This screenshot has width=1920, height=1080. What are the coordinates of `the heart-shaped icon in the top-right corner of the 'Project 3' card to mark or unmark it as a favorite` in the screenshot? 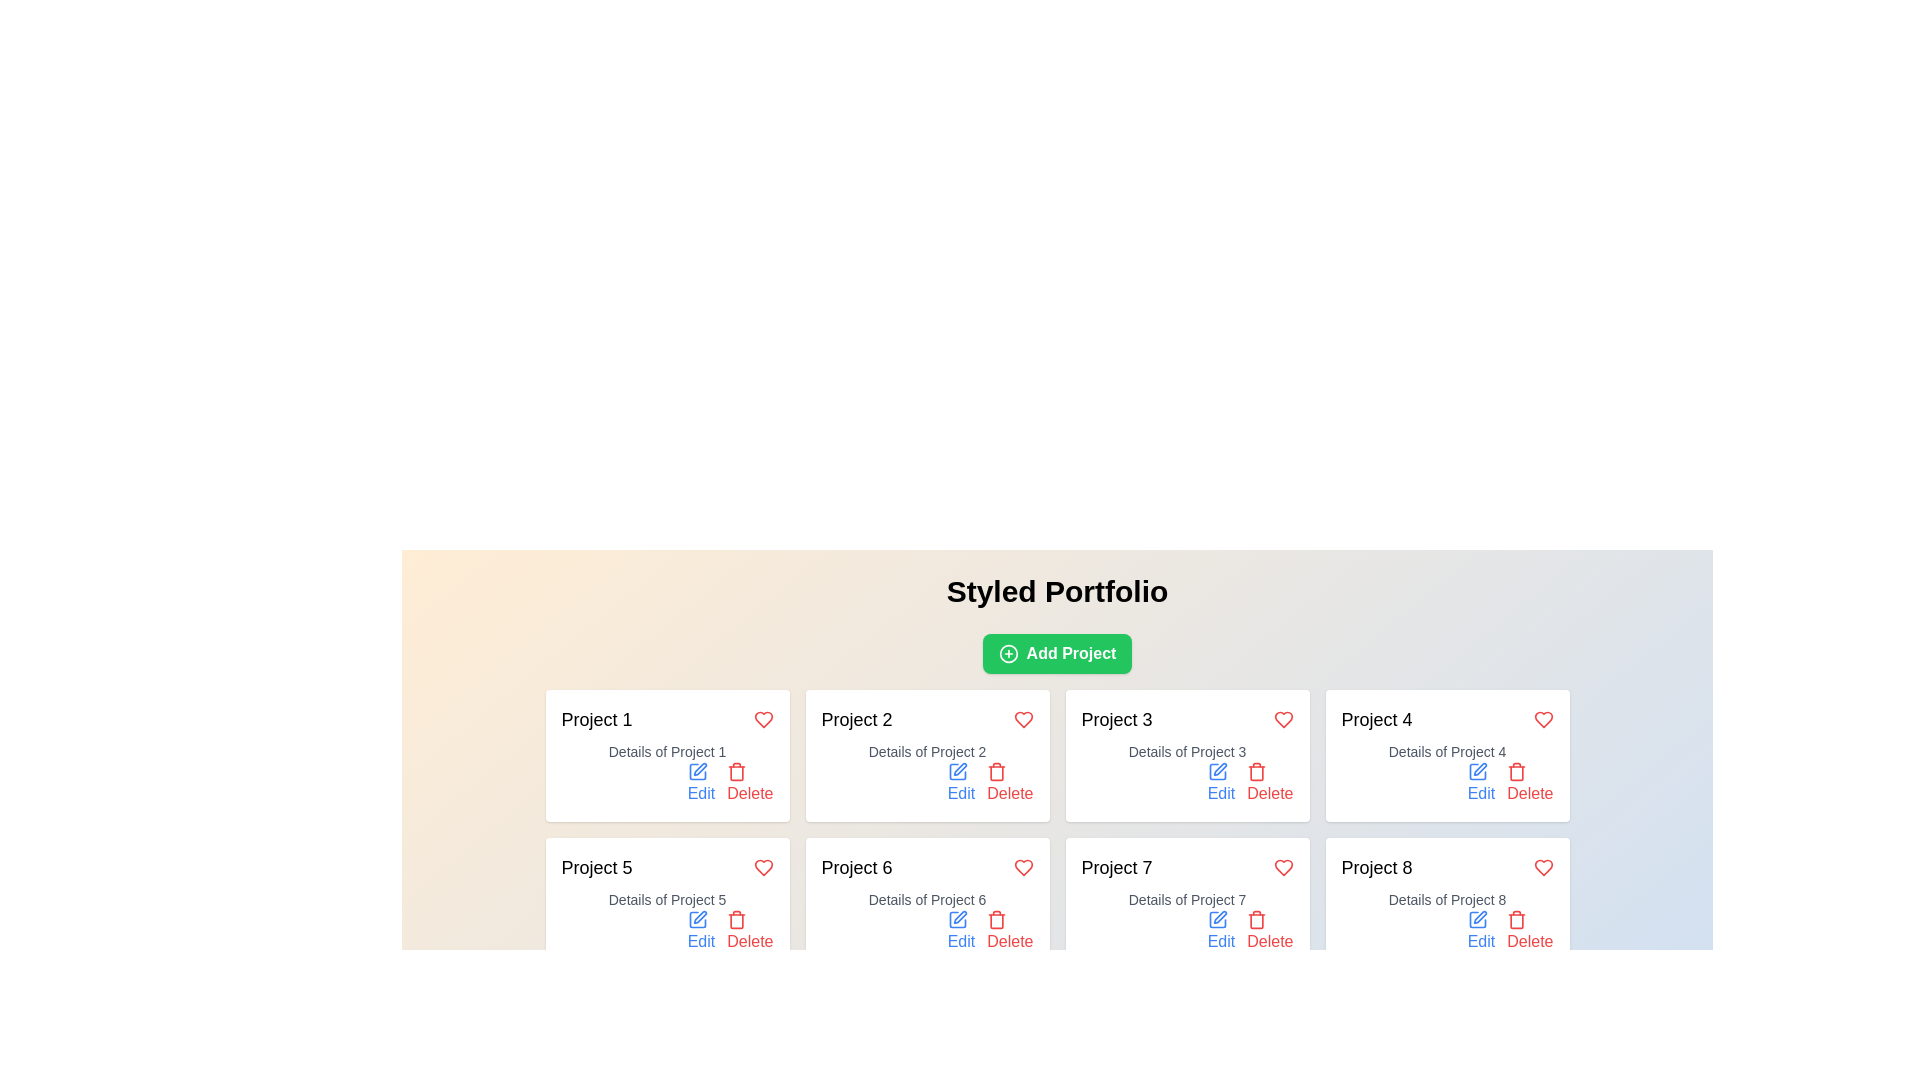 It's located at (1283, 720).